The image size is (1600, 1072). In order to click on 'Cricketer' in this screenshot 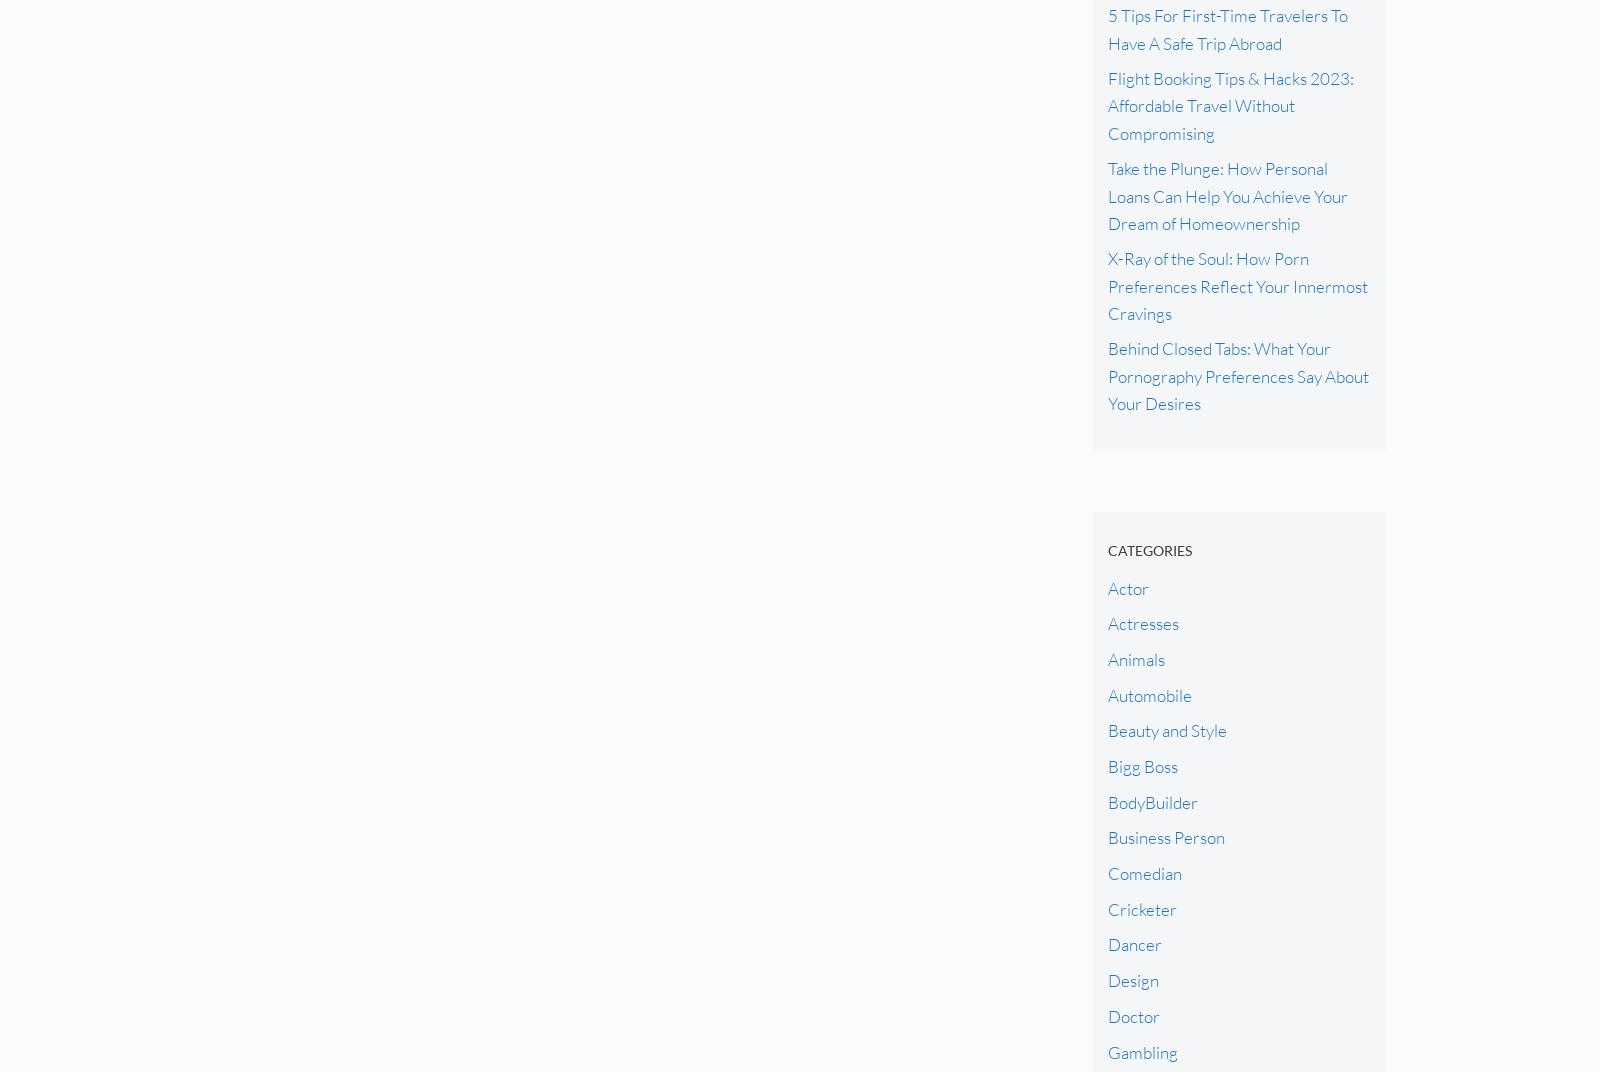, I will do `click(1143, 908)`.